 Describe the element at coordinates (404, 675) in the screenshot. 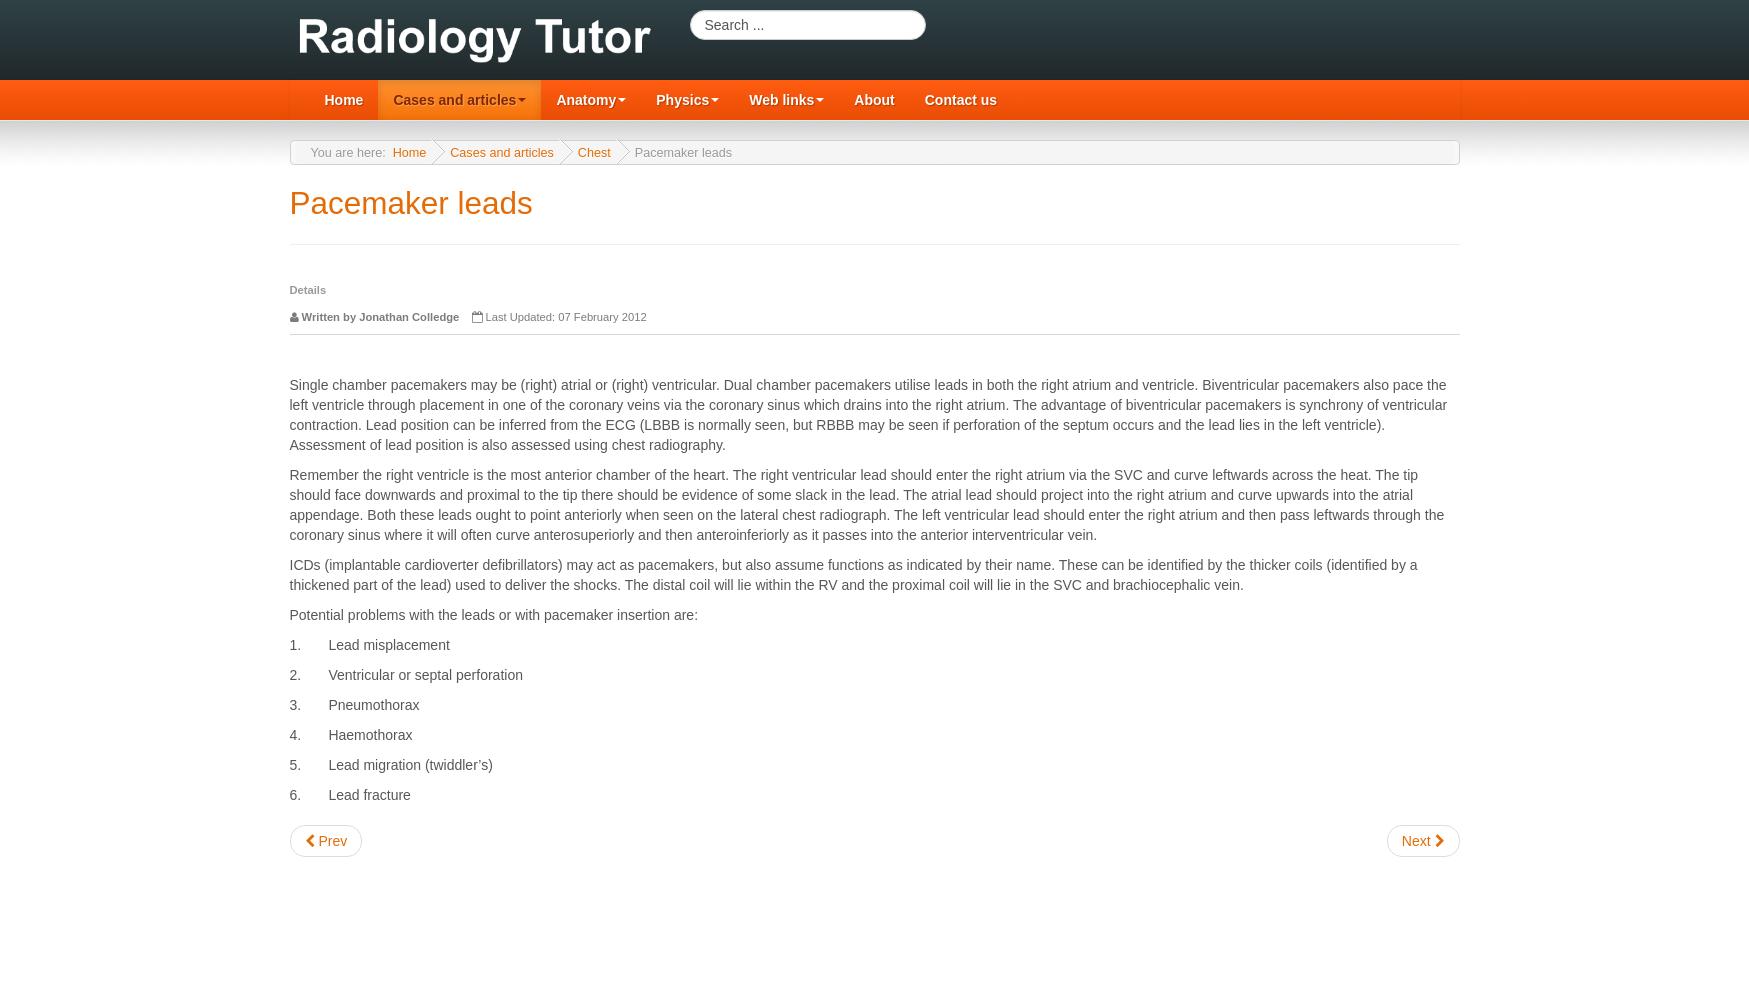

I see `'2.       Ventricular or septal perforation'` at that location.